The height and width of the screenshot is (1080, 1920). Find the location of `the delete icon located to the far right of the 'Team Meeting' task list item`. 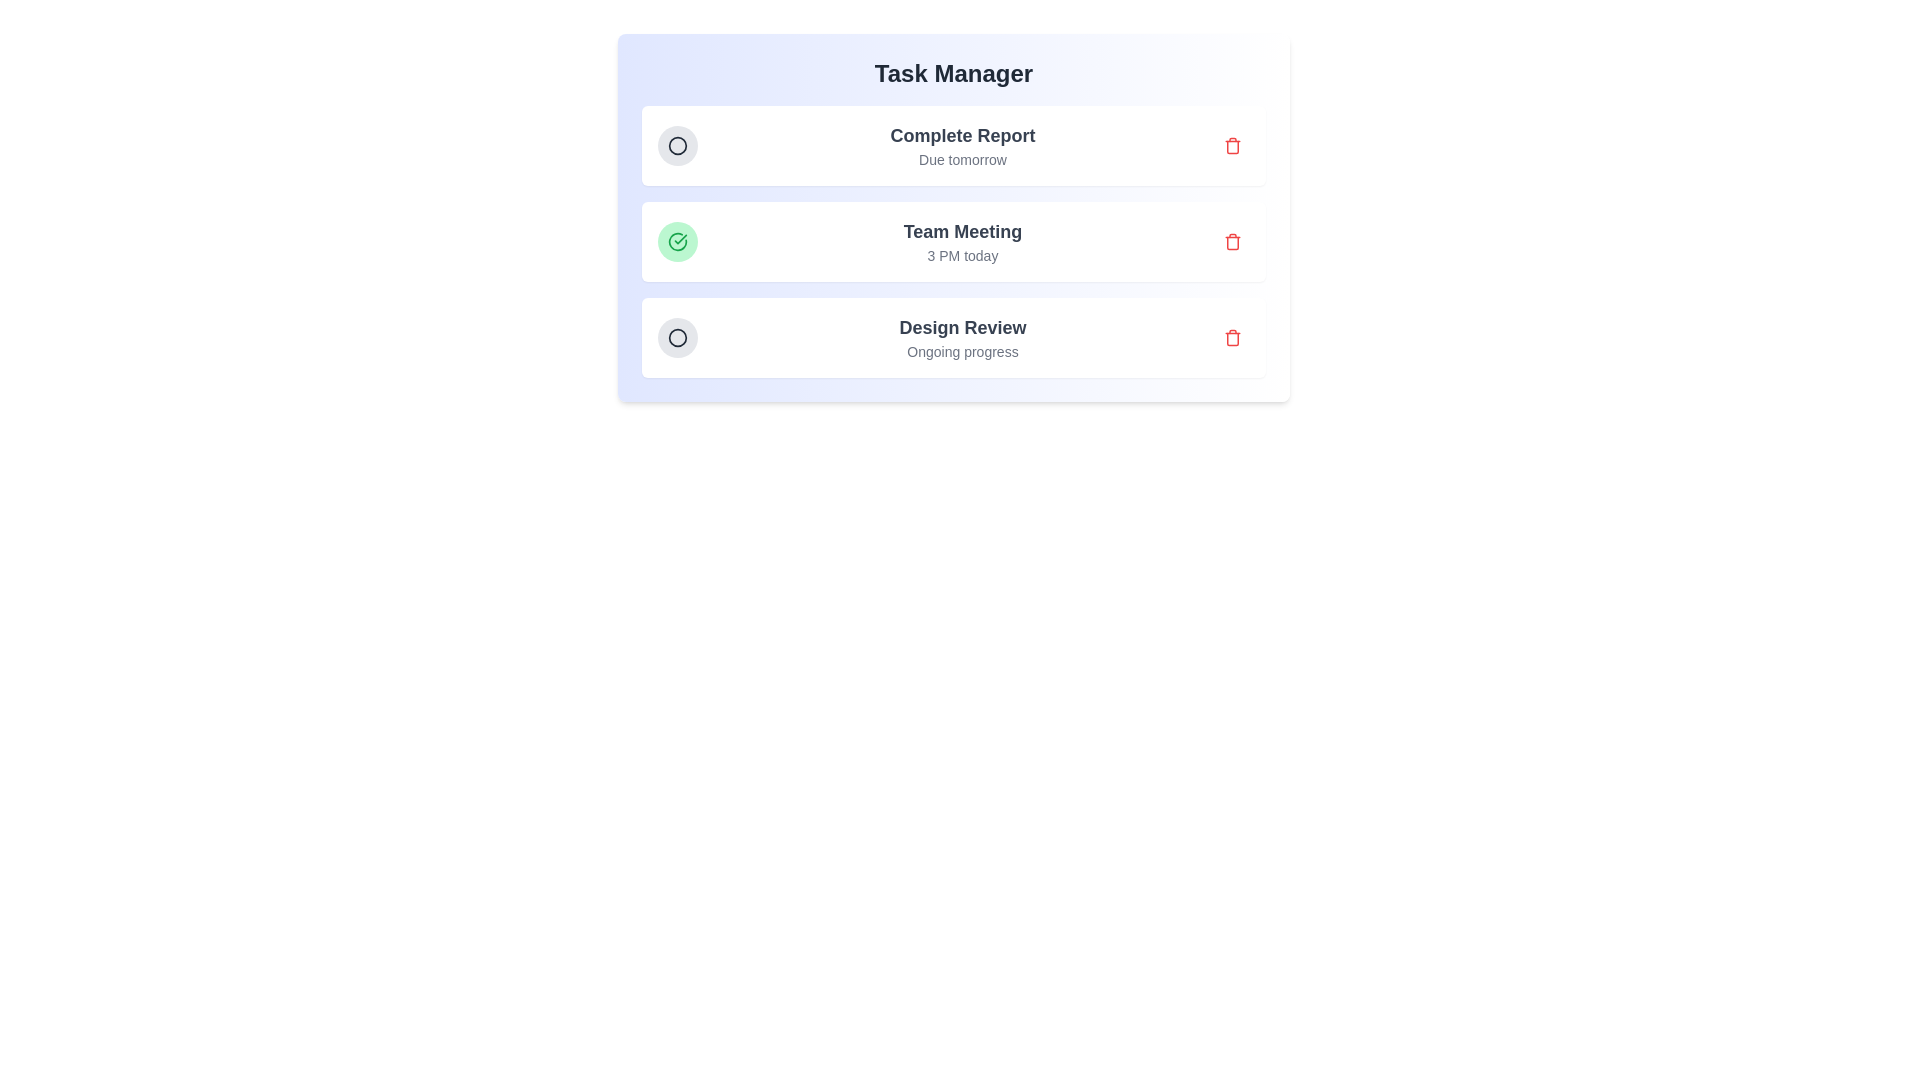

the delete icon located to the far right of the 'Team Meeting' task list item is located at coordinates (1232, 241).